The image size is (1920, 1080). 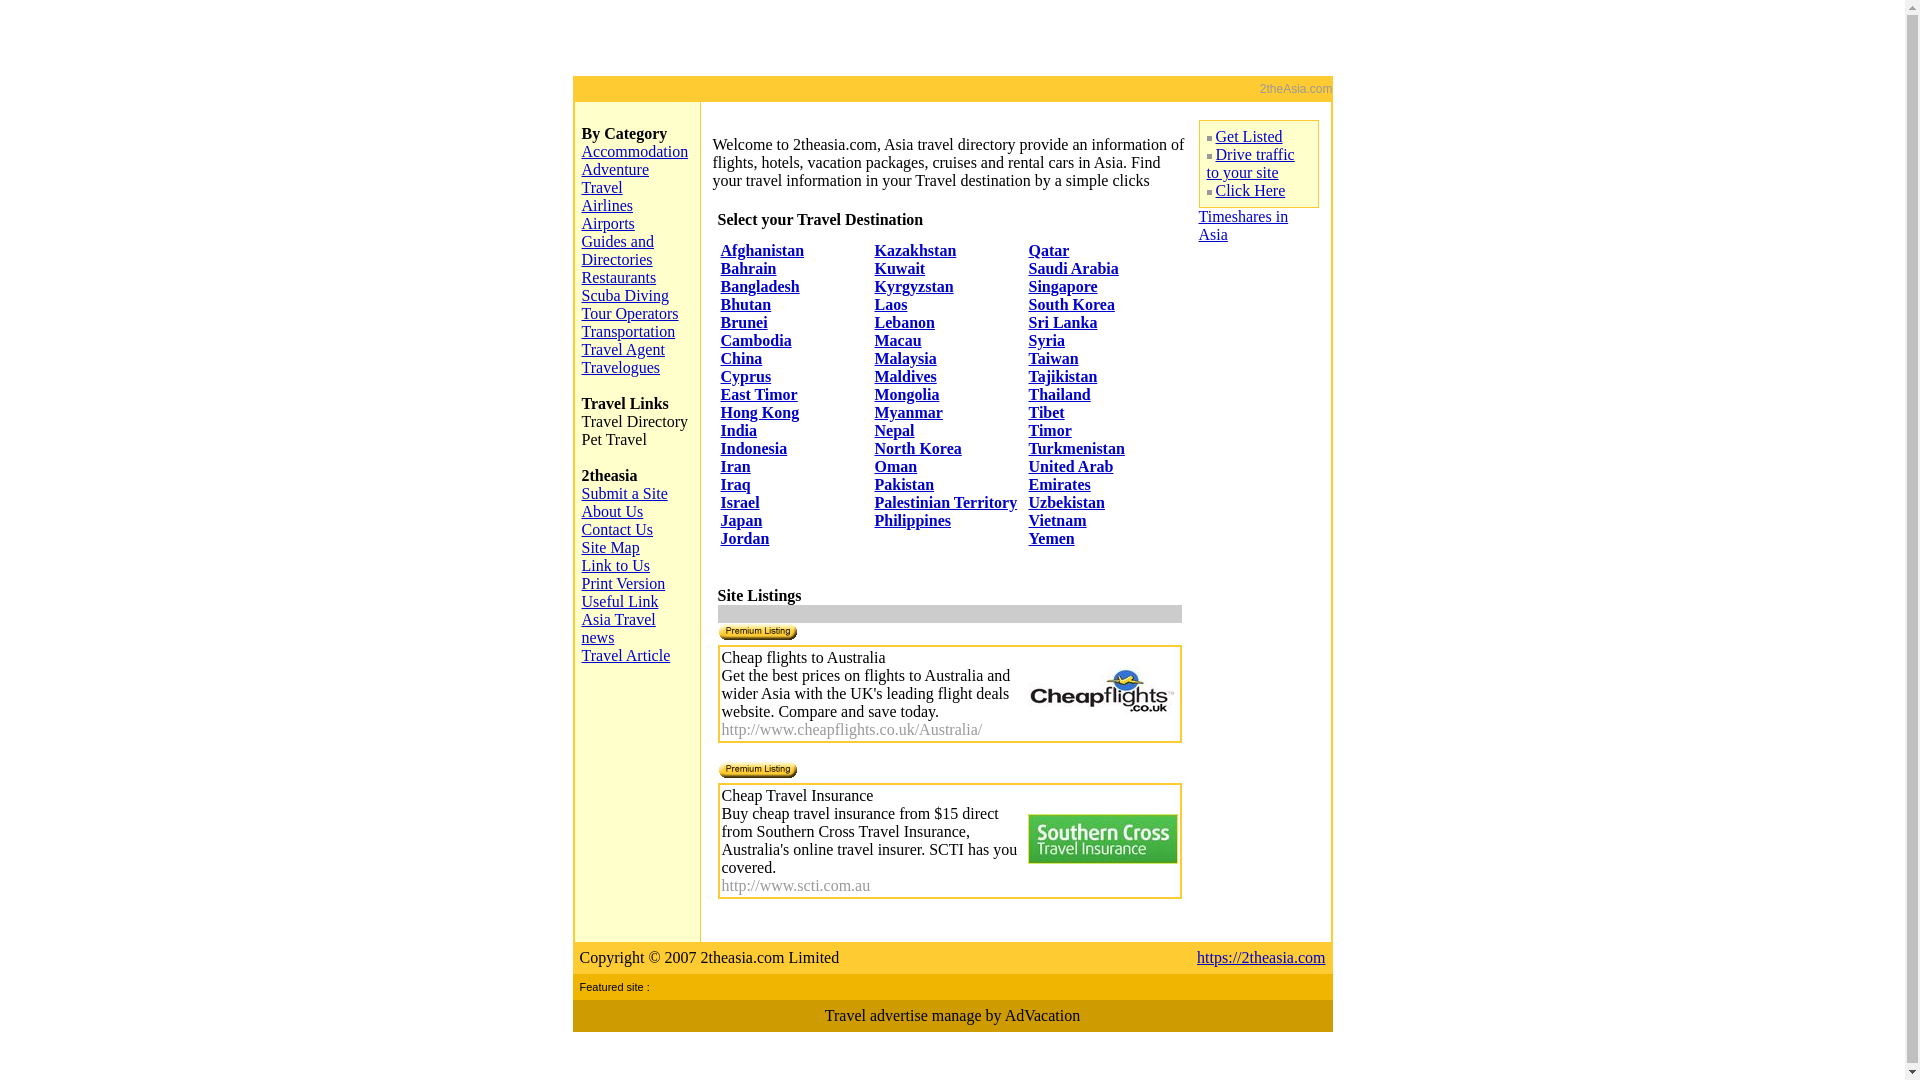 I want to click on 'Israel', so click(x=738, y=501).